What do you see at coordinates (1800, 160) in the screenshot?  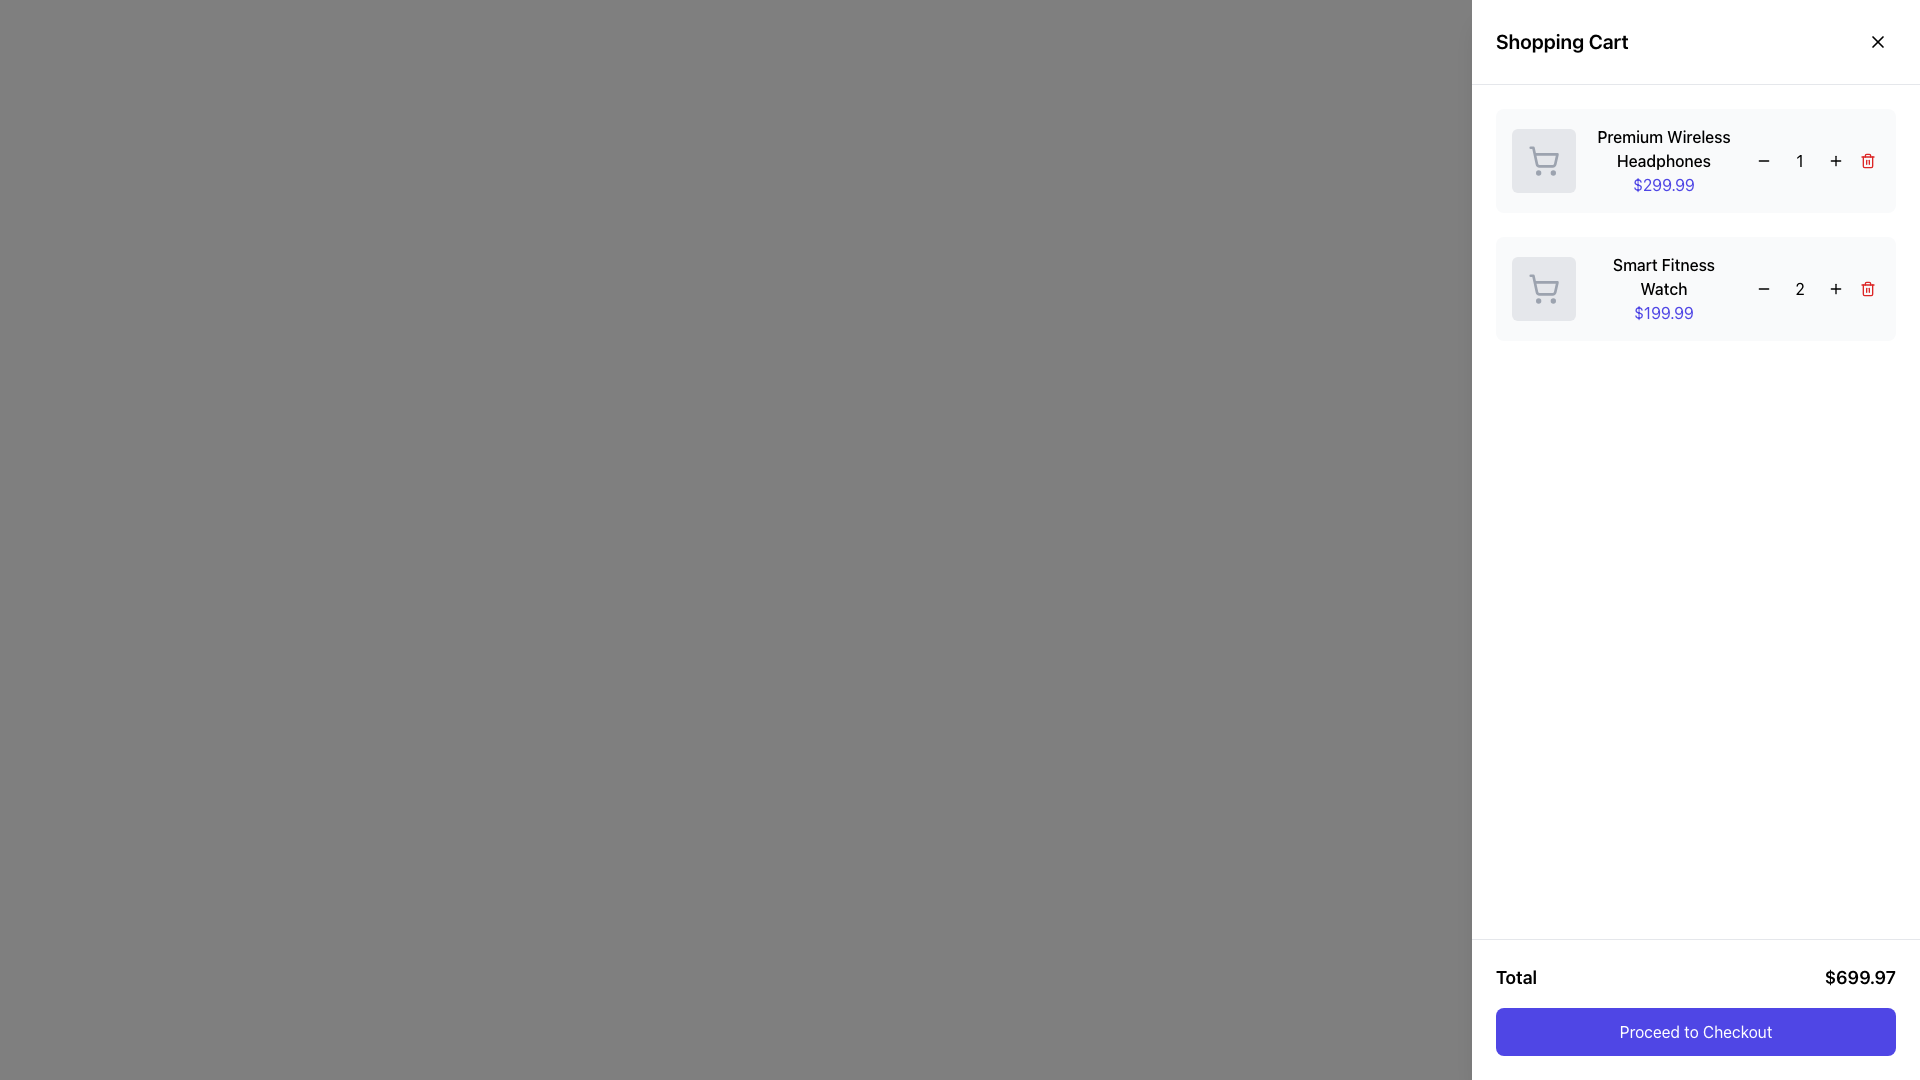 I see `the static text displaying the current quantity of 'Premium Wireless Headphones' in the shopping cart, located between the decrement and increment buttons` at bounding box center [1800, 160].